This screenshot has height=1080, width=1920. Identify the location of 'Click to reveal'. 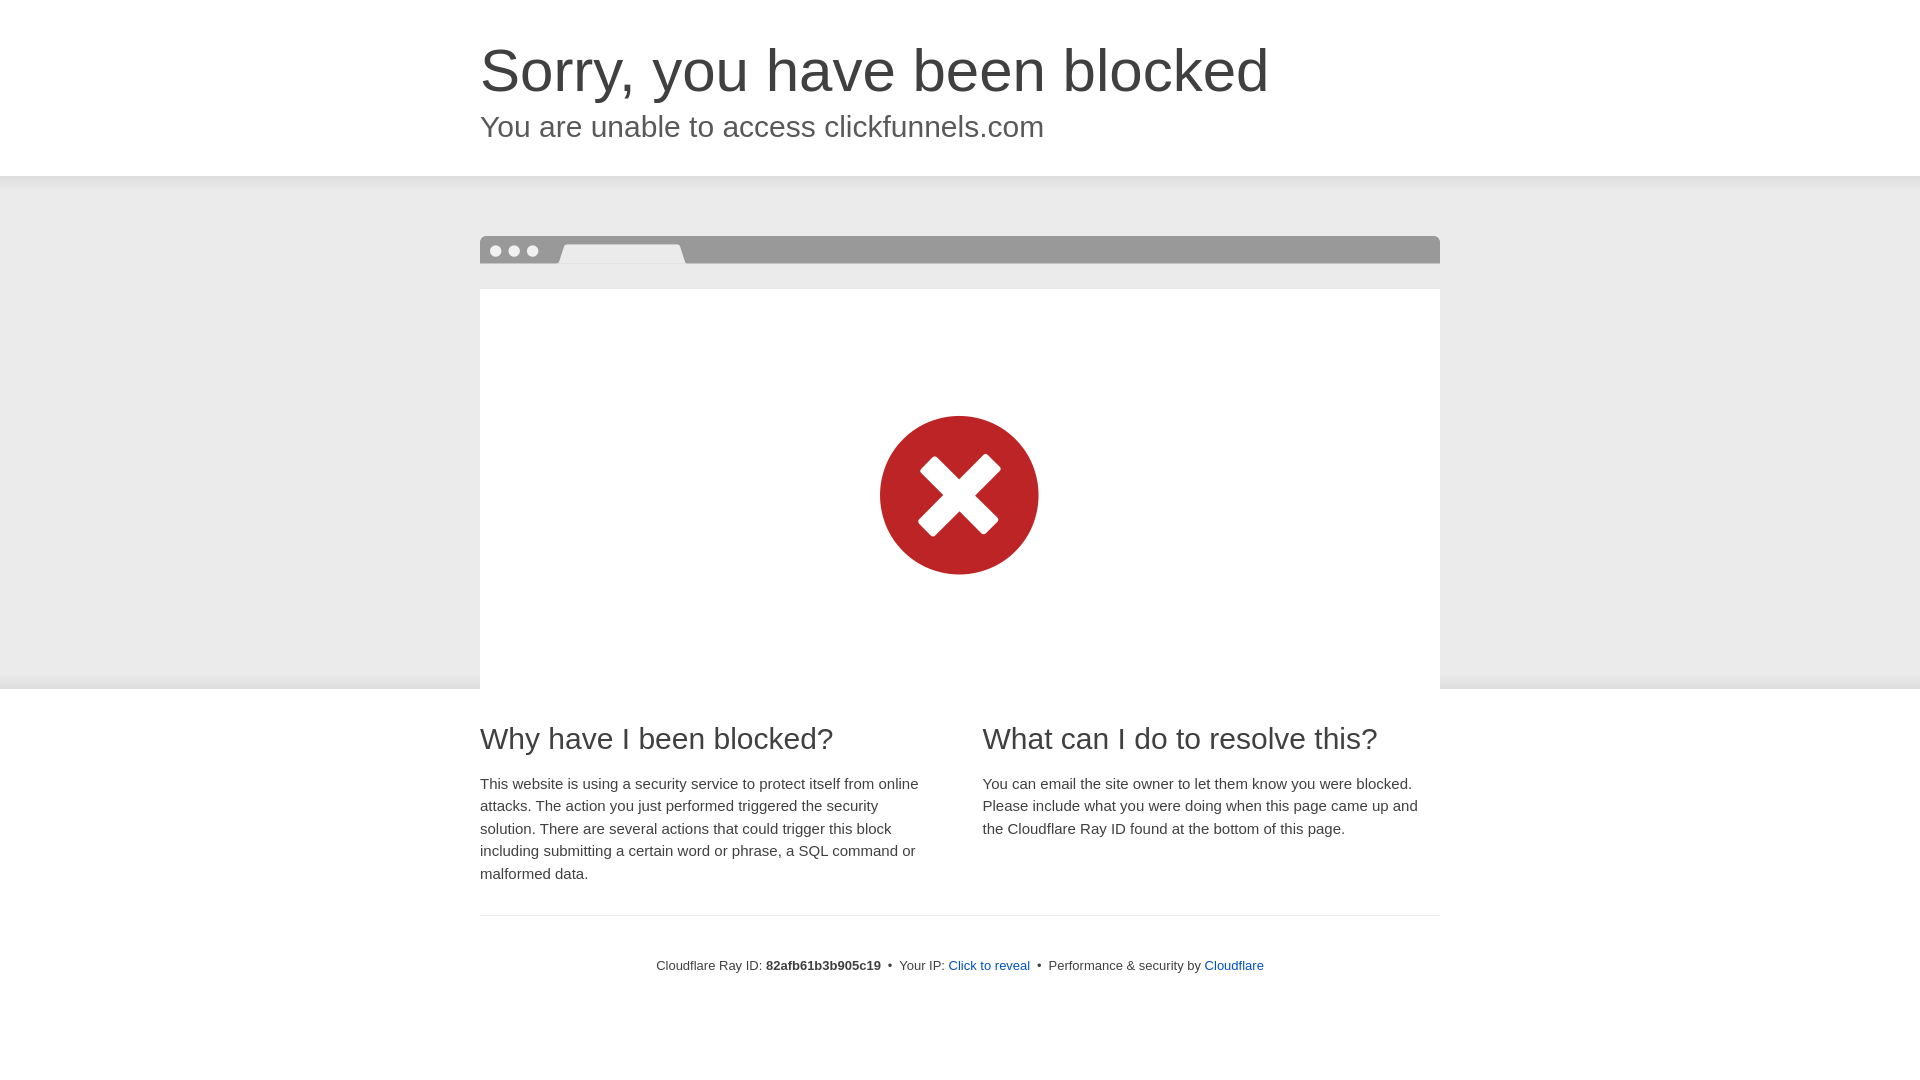
(989, 964).